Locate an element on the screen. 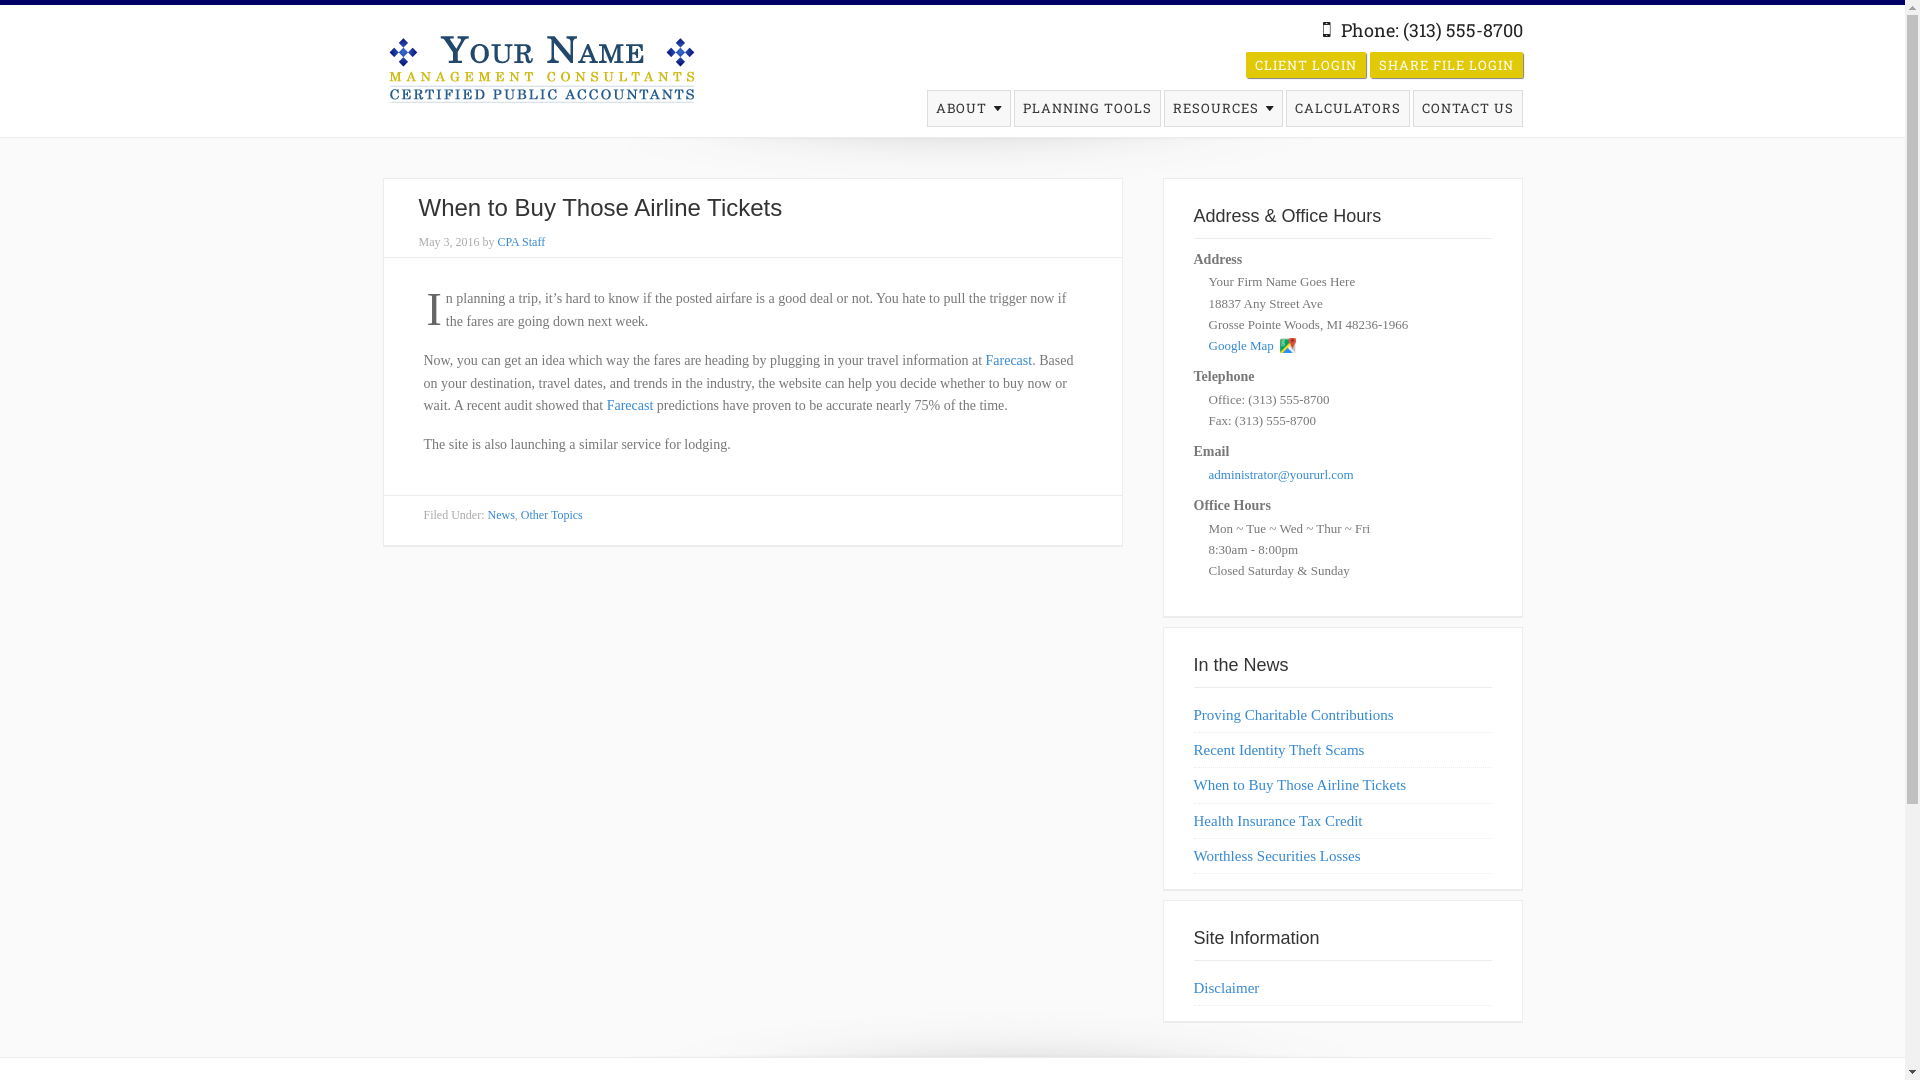 The width and height of the screenshot is (1920, 1080). 'PLANNING TOOLS' is located at coordinates (1085, 108).